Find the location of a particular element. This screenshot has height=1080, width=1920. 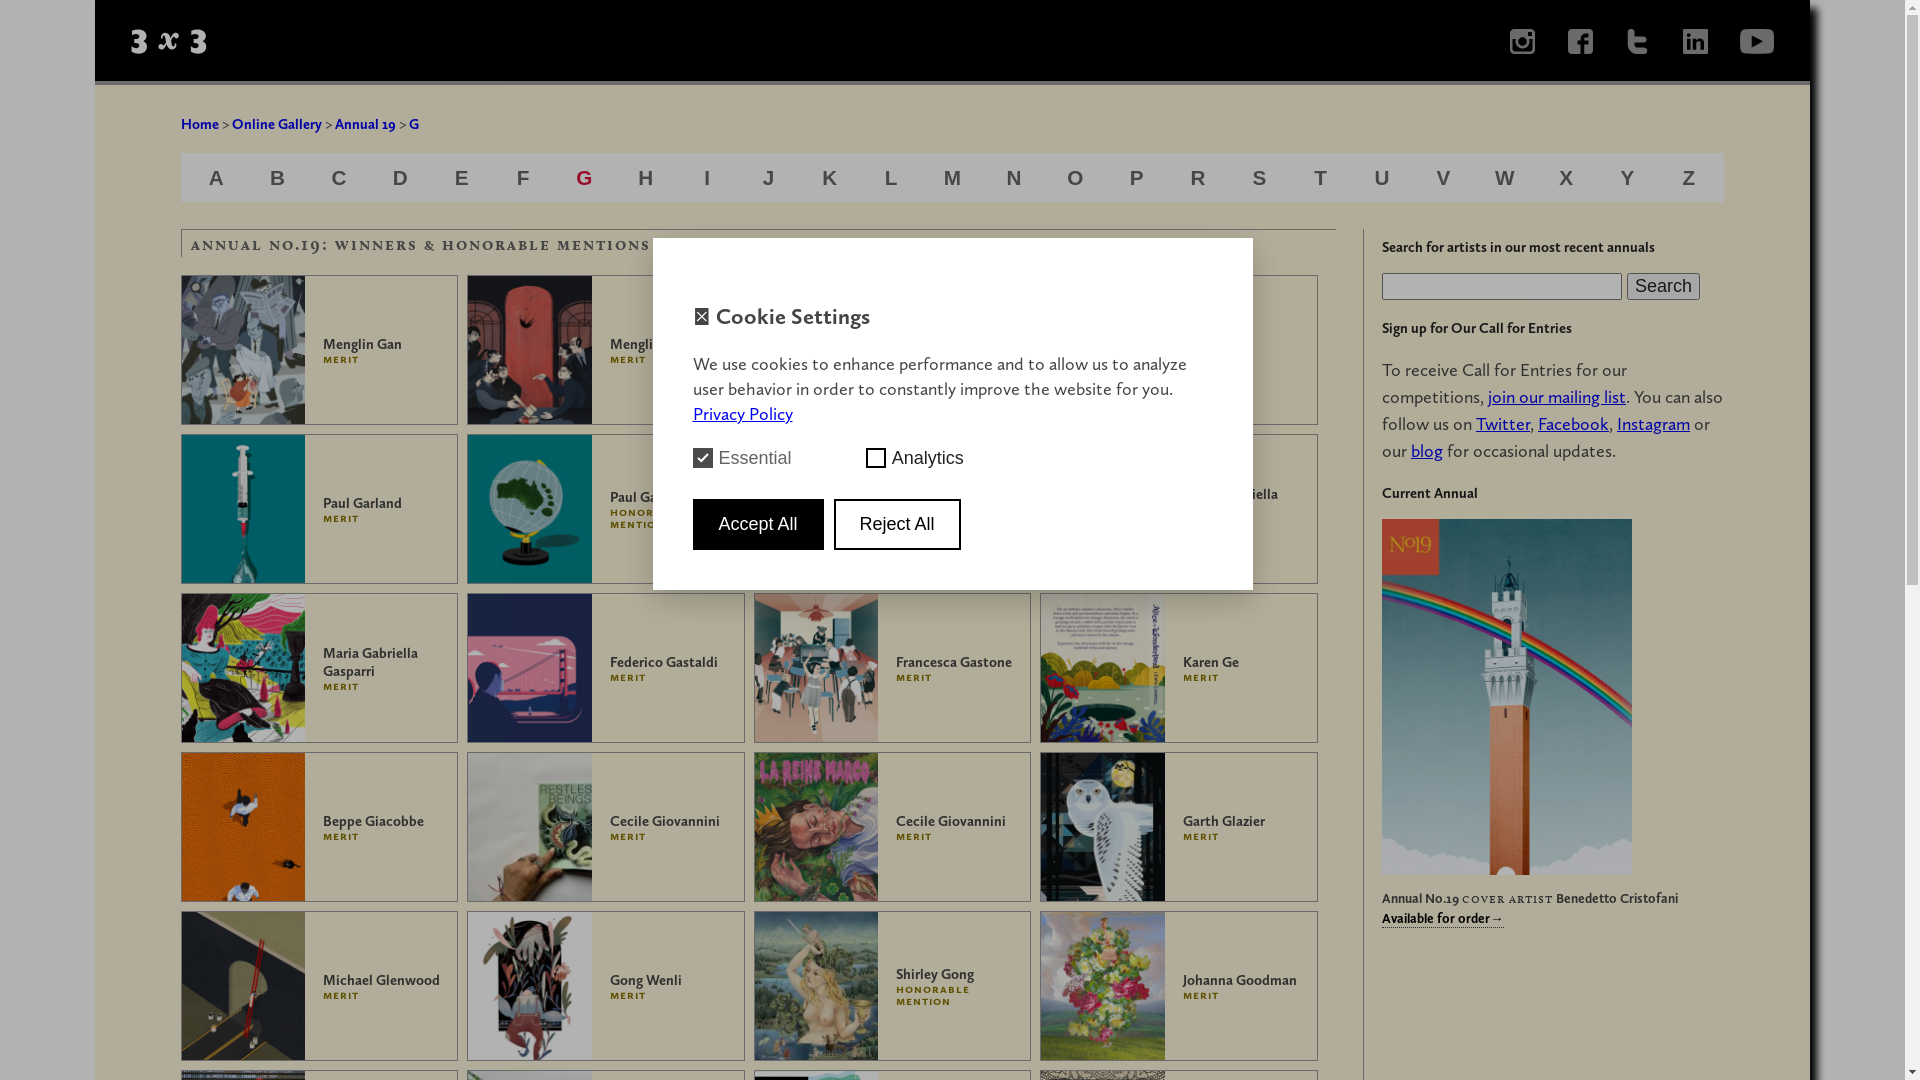

'O' is located at coordinates (1074, 176).